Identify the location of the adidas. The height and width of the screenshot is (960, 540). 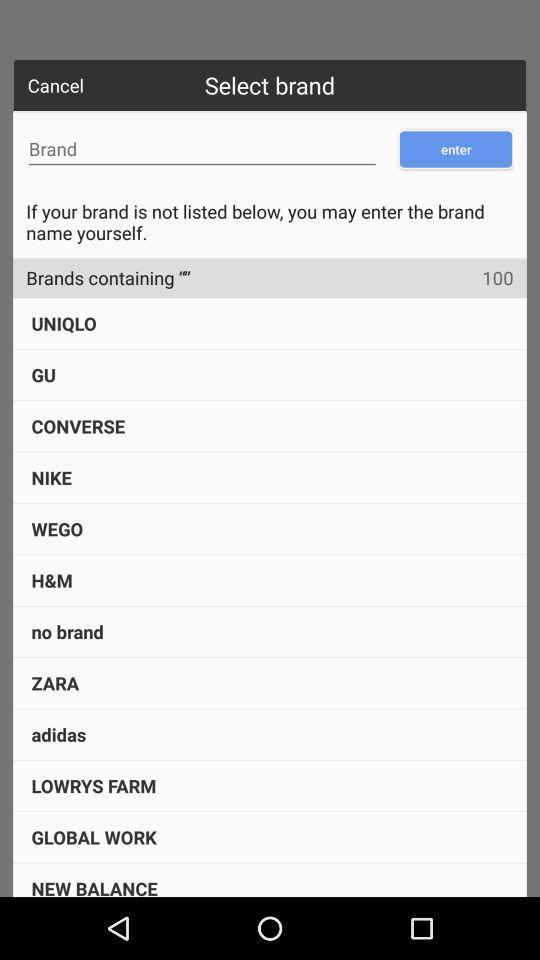
(58, 733).